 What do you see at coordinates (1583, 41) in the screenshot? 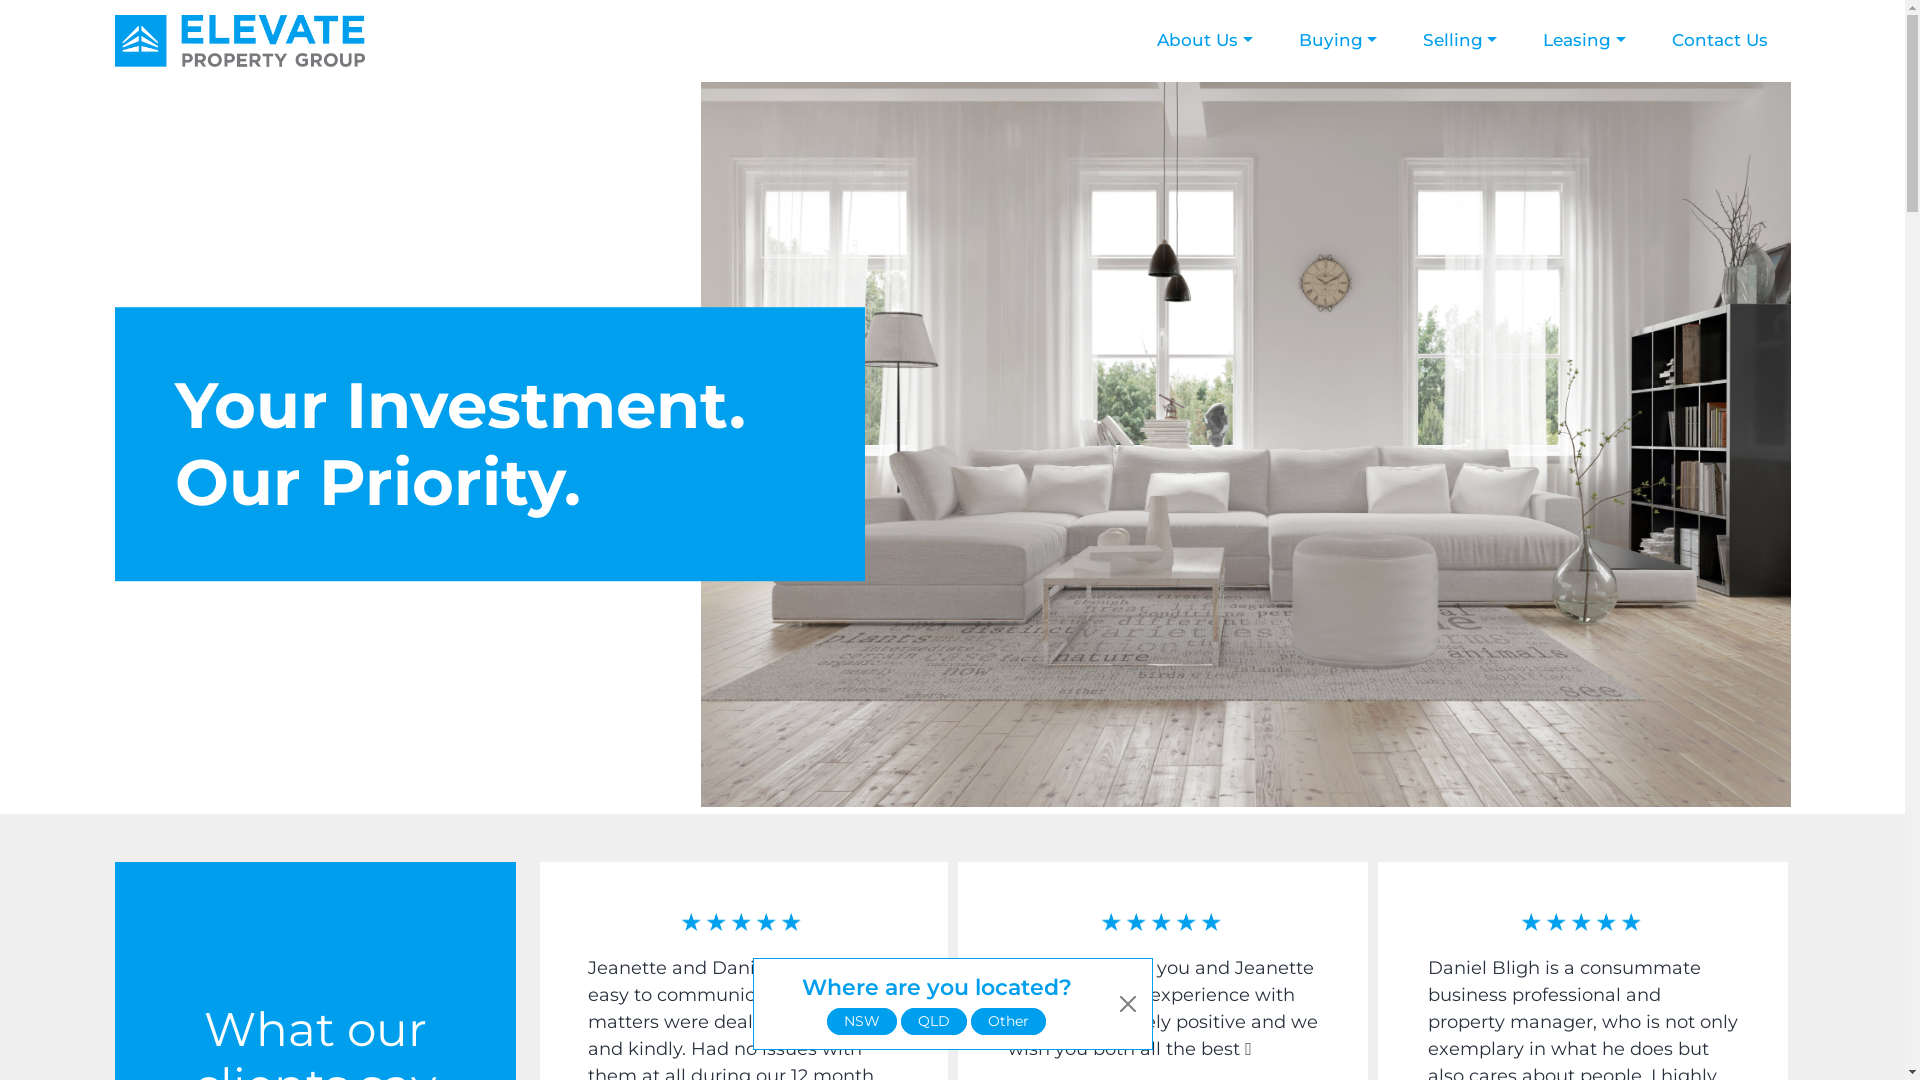
I see `'Leasing'` at bounding box center [1583, 41].